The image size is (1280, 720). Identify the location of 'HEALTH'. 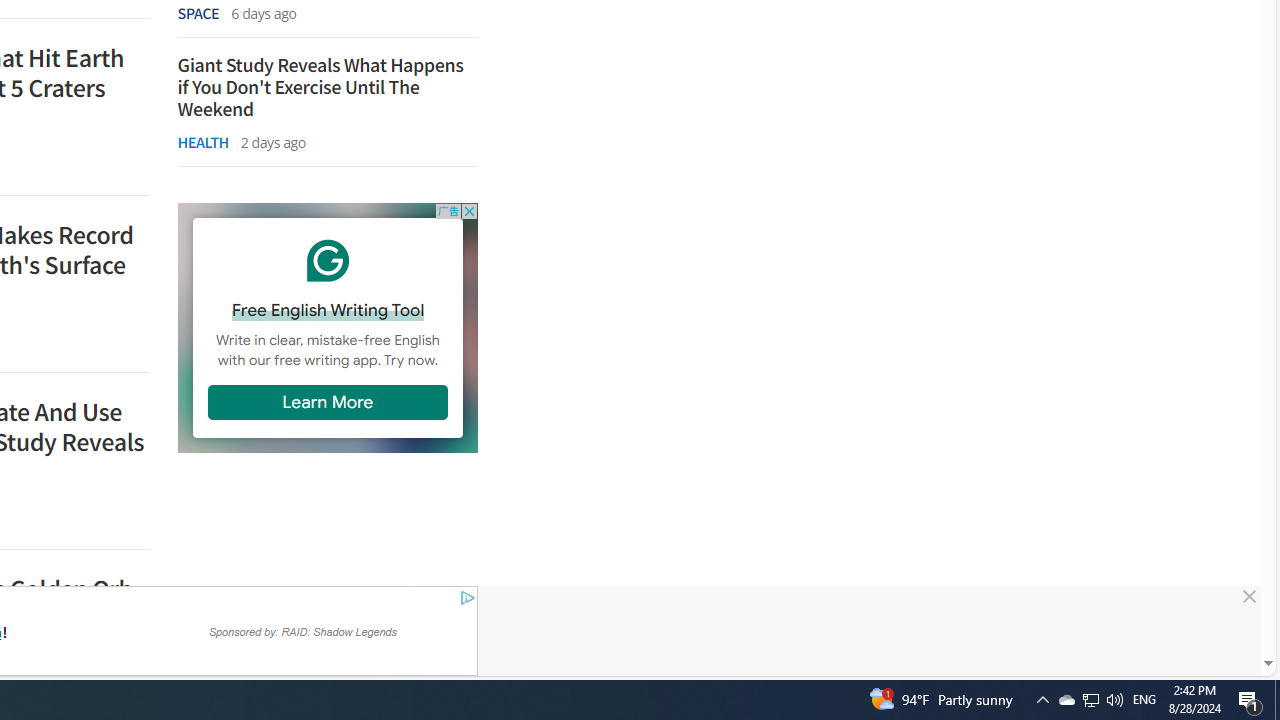
(202, 141).